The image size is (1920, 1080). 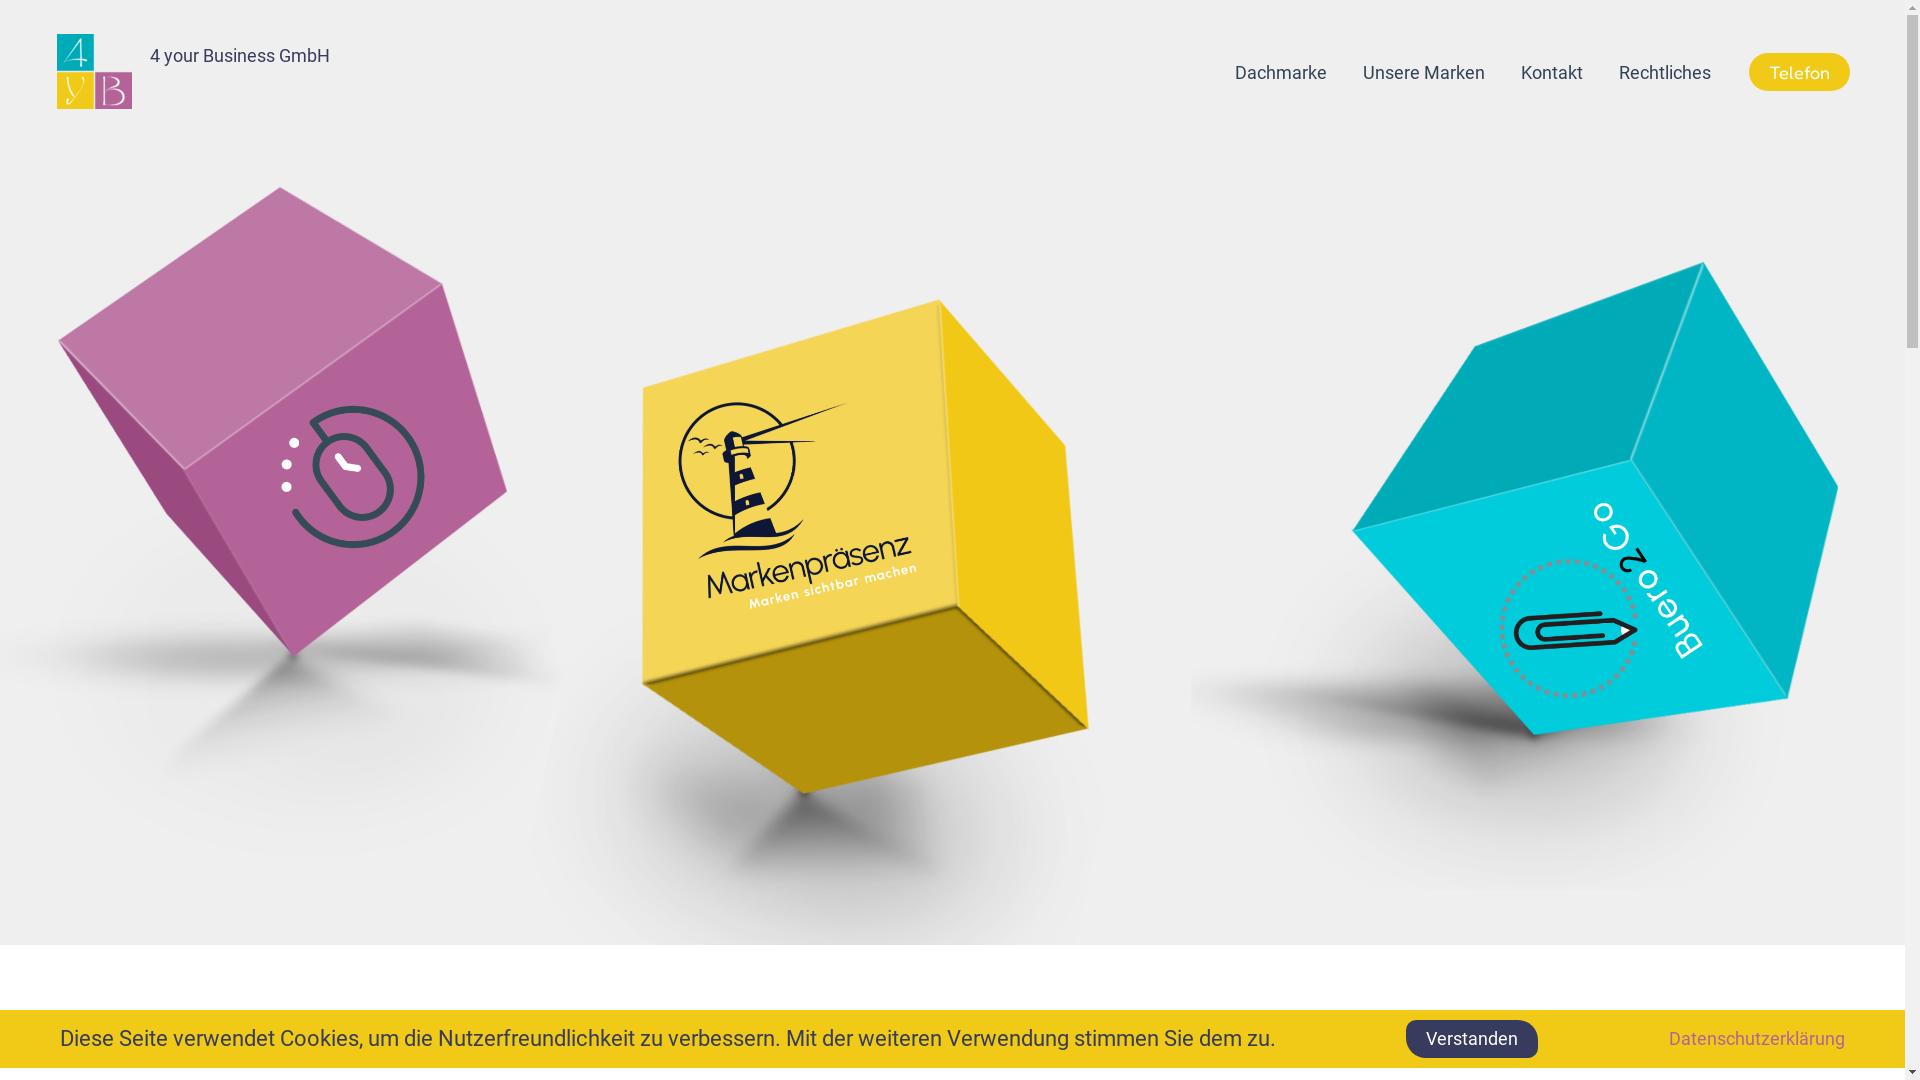 I want to click on 'Dachmarke', so click(x=1281, y=72).